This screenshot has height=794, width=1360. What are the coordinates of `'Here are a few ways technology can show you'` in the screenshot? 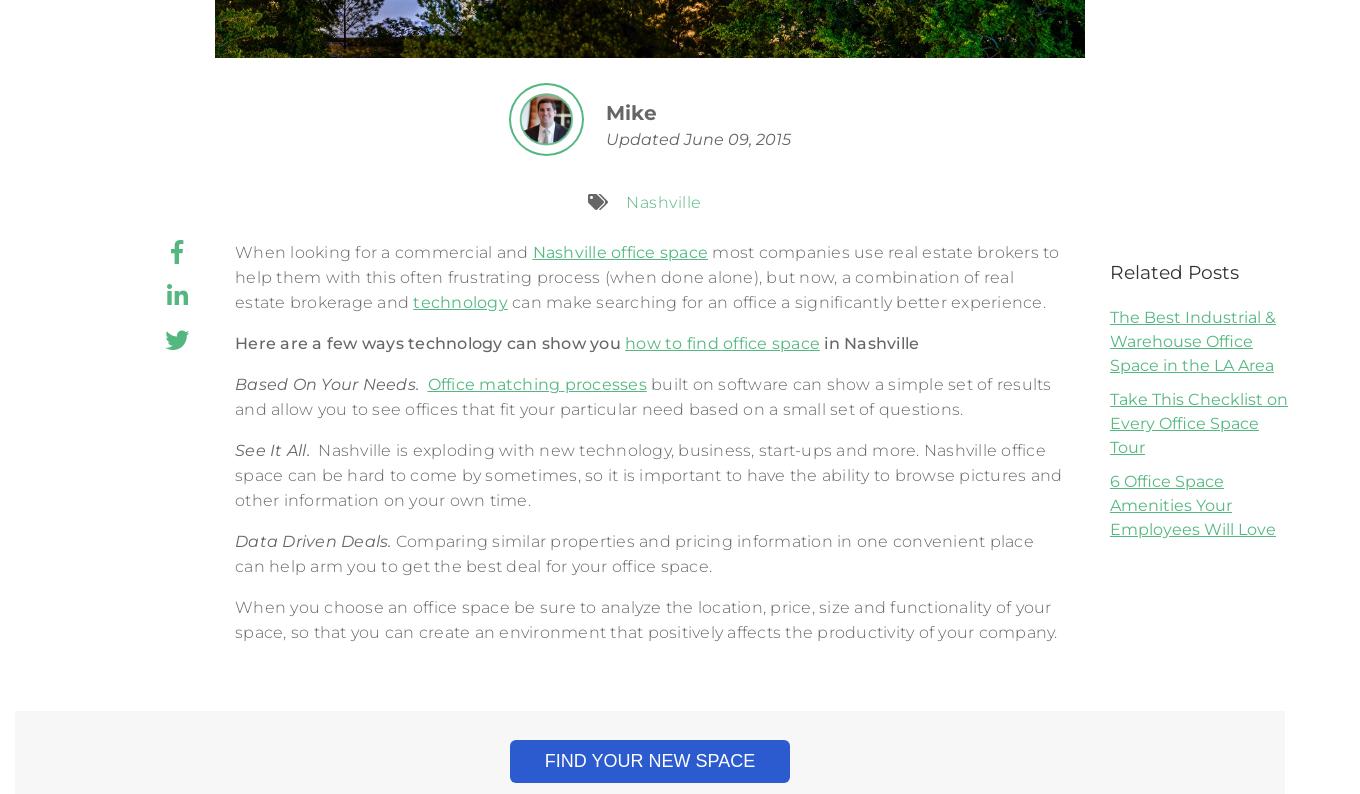 It's located at (429, 342).